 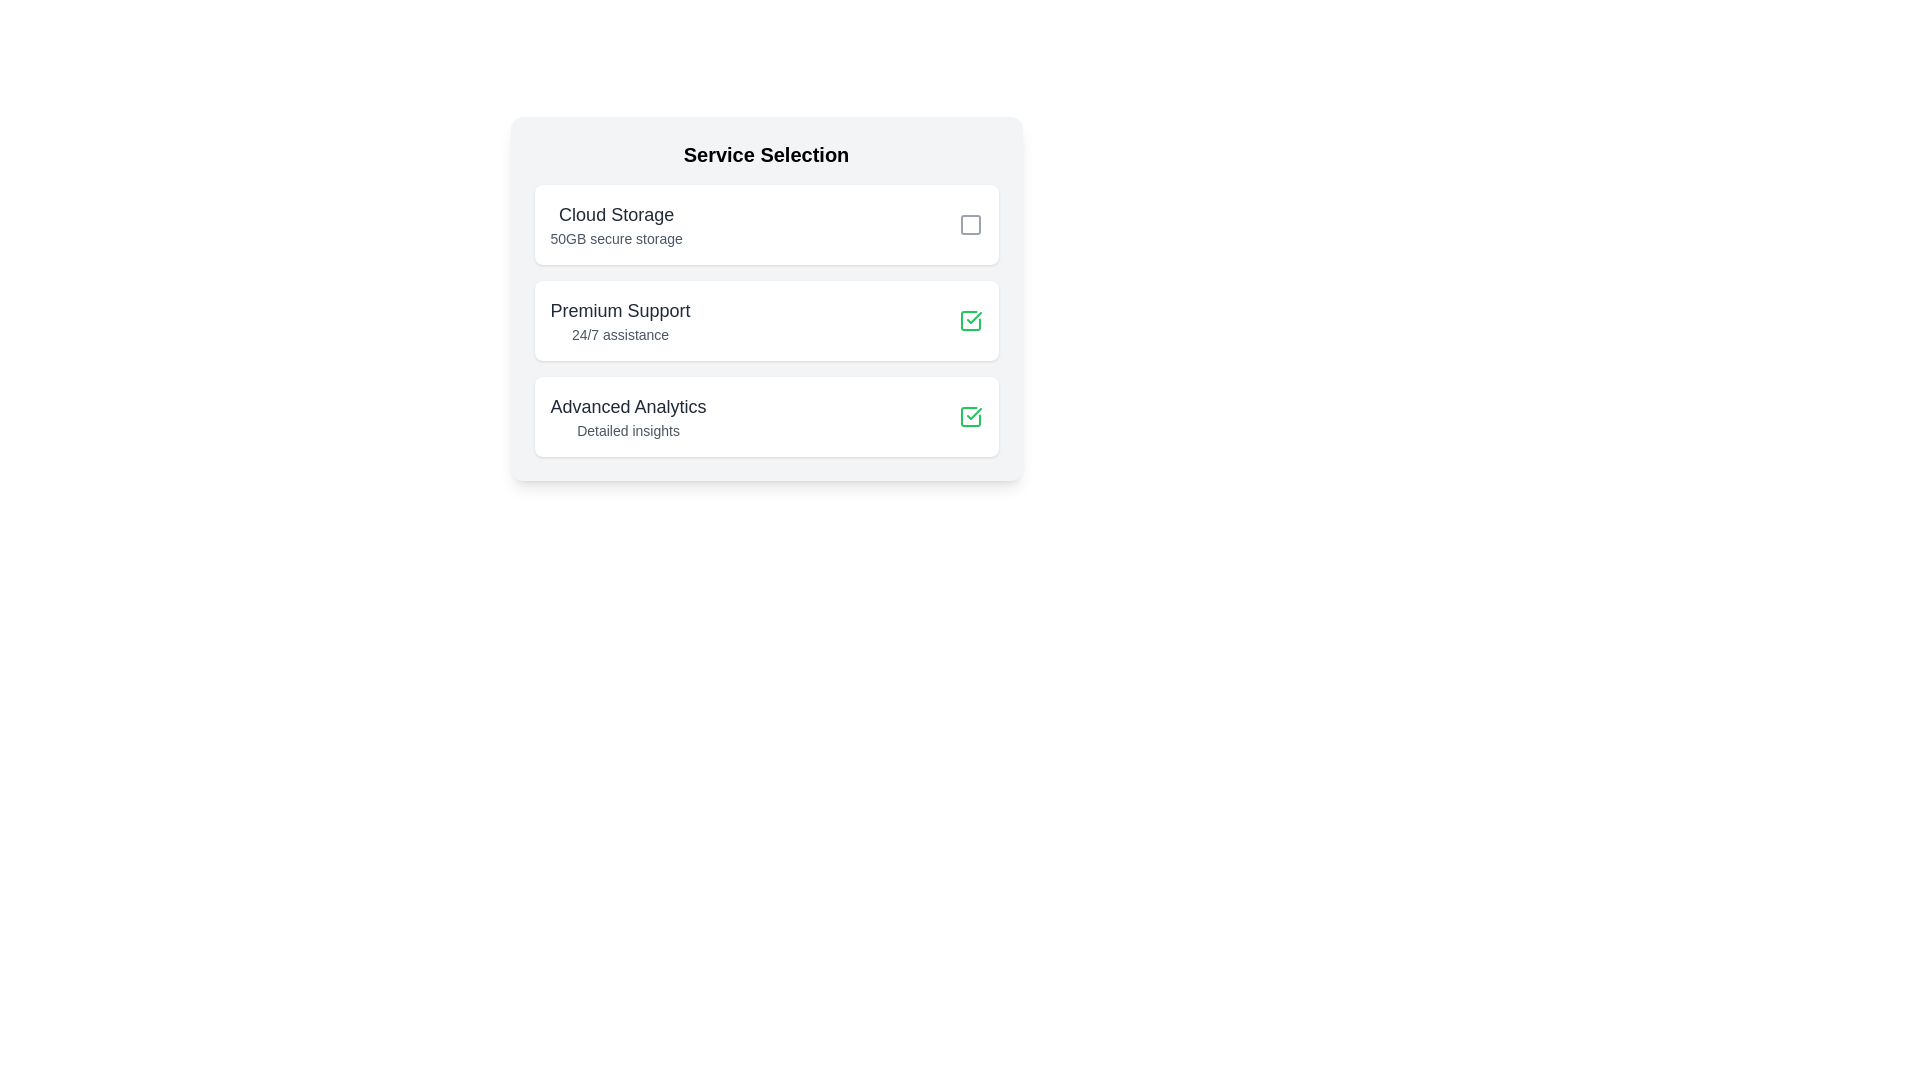 What do you see at coordinates (615, 238) in the screenshot?
I see `the static text label displaying '50GB secure storage', which is a subtitle under 'Cloud Storage' and is styled in a gray font` at bounding box center [615, 238].